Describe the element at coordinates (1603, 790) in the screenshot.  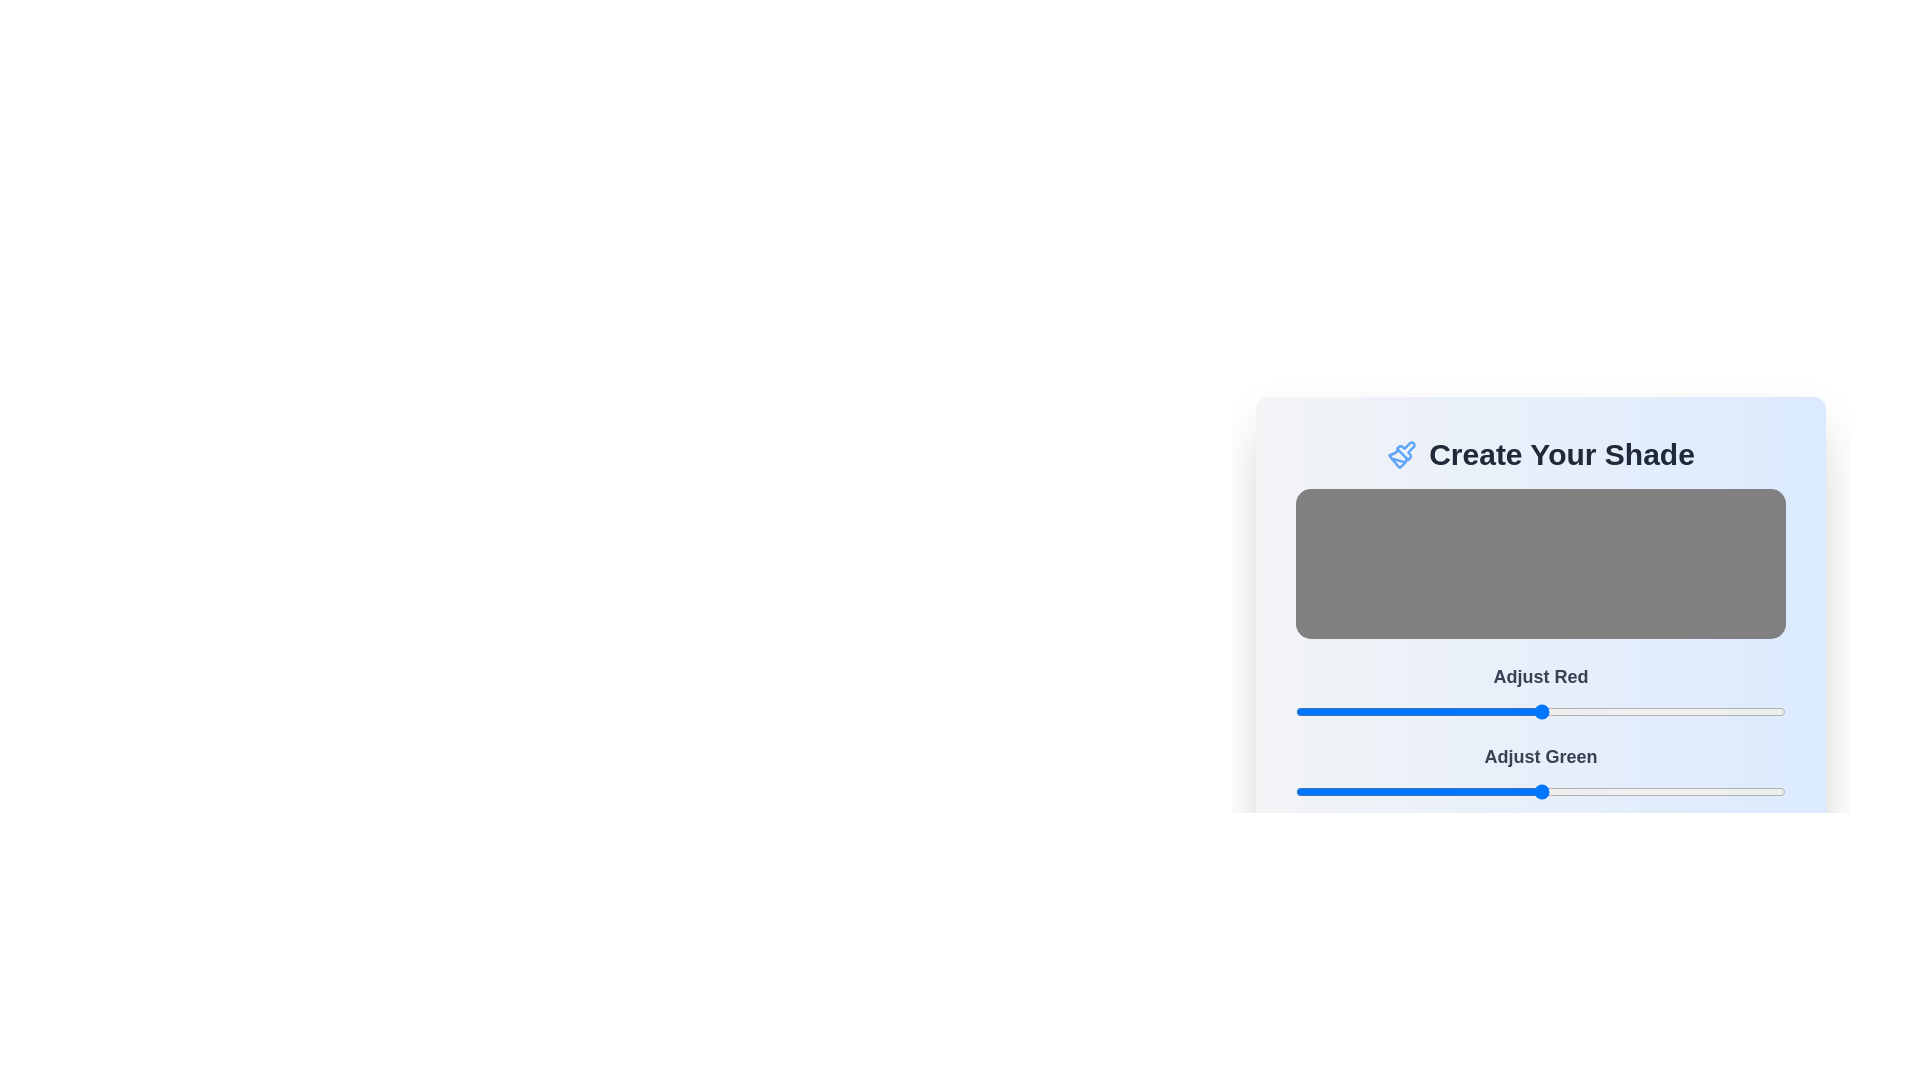
I see `the green color slider to 160` at that location.